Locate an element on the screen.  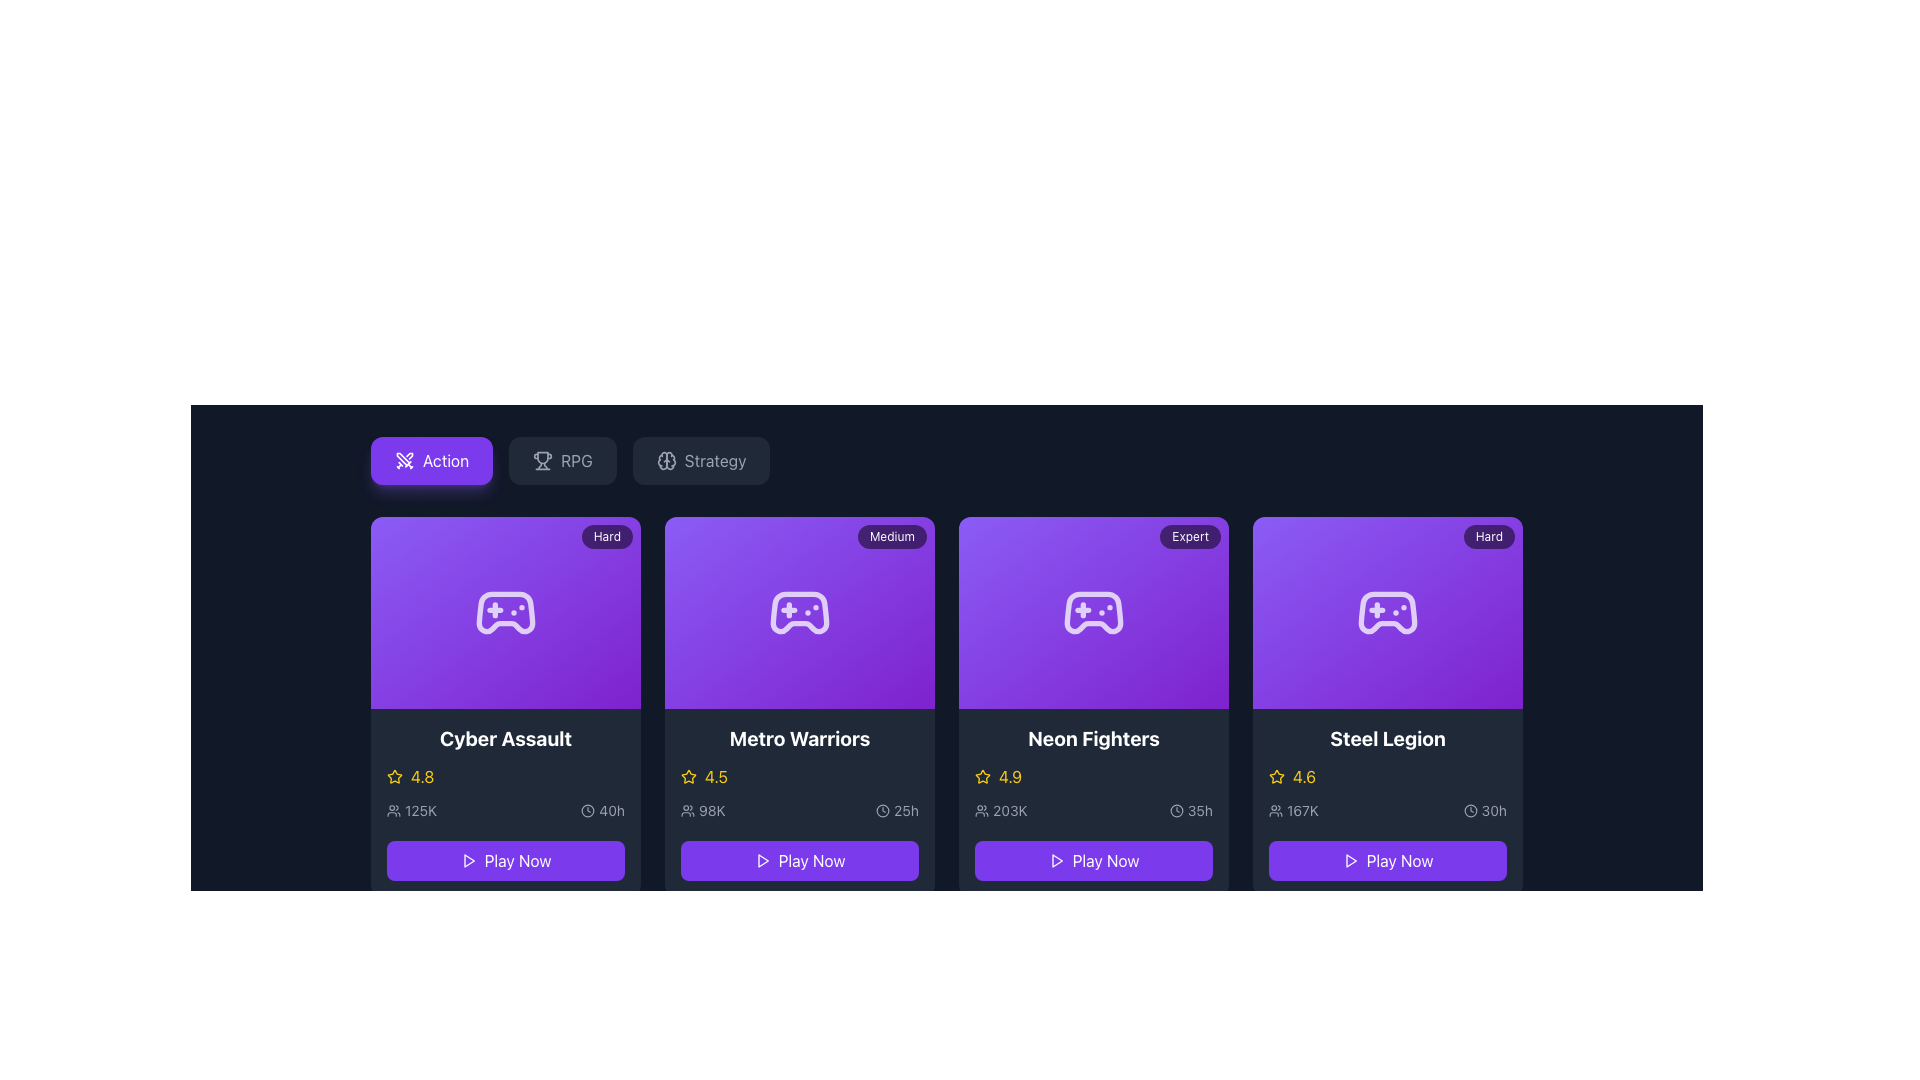
the clock icon represented by the outer circle of the clock's frame, which is centrally located within the clock icon is located at coordinates (1470, 810).